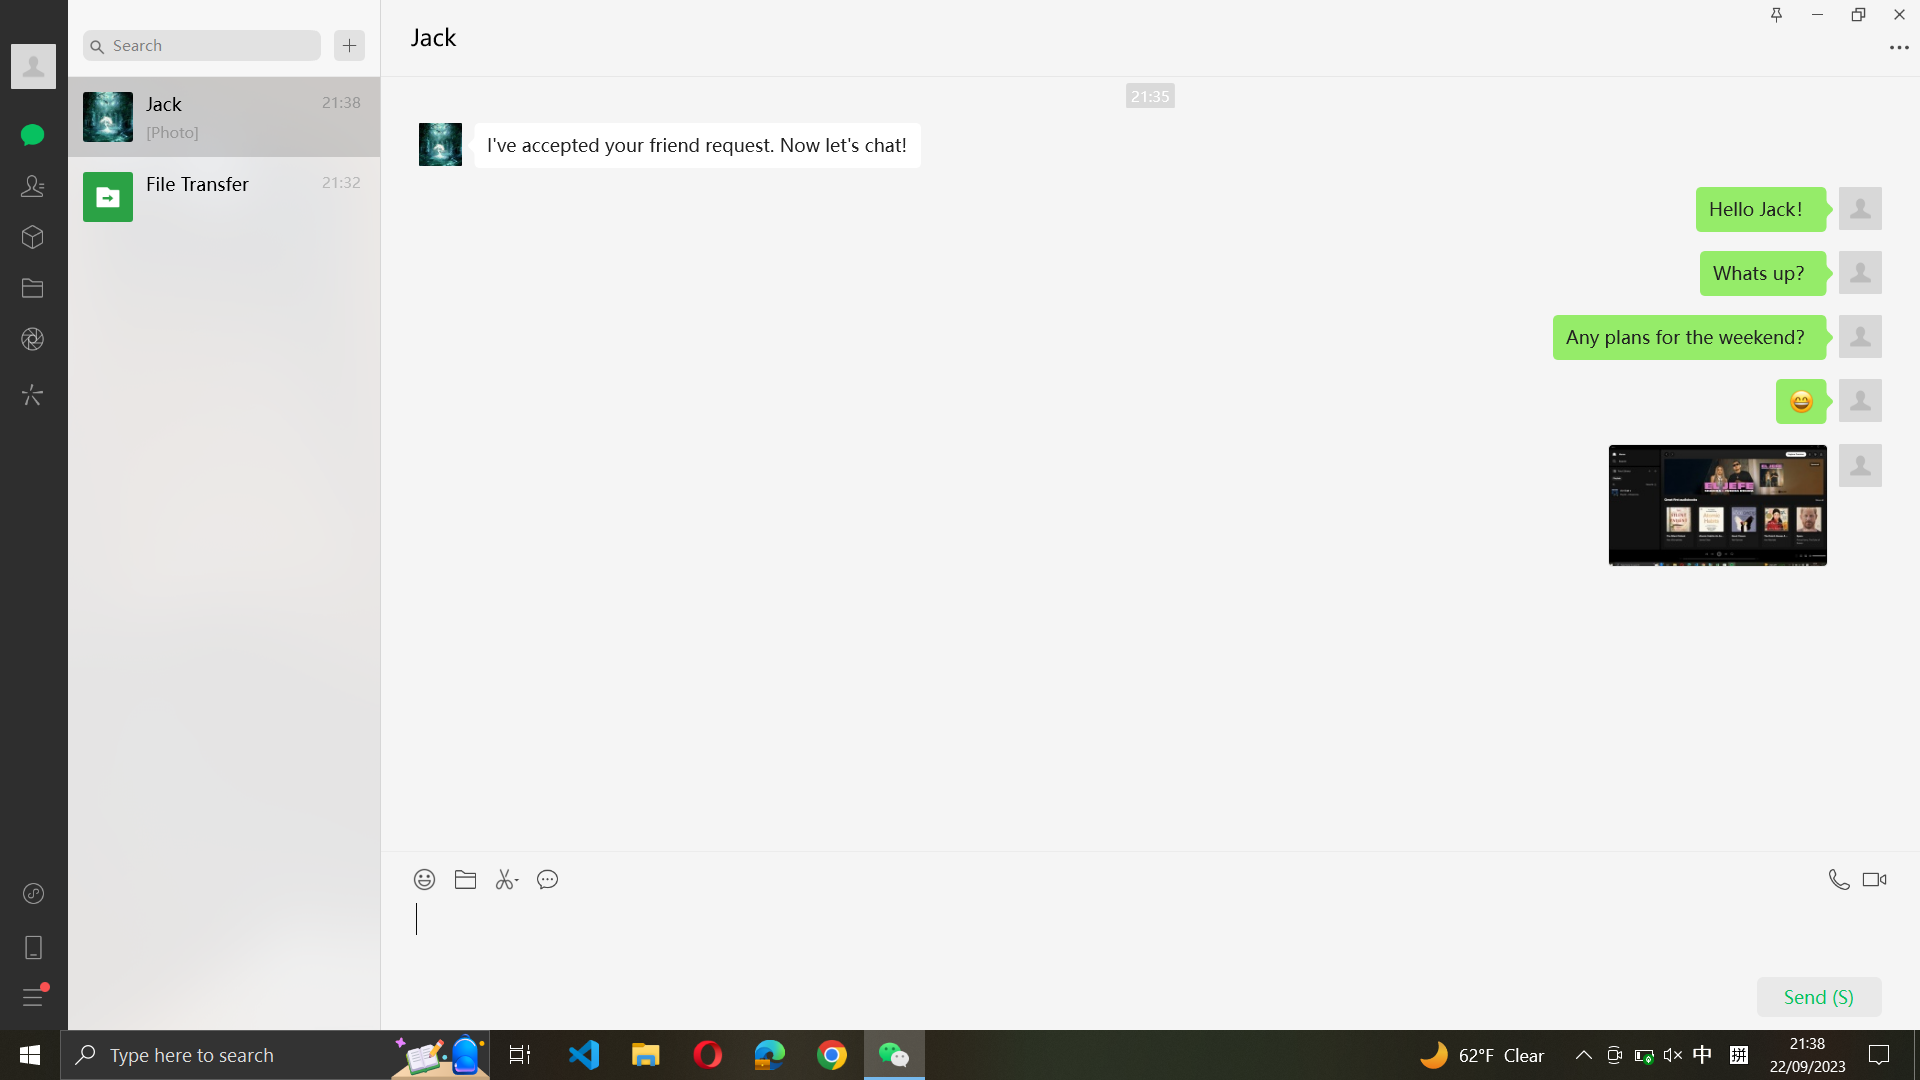 The image size is (1920, 1080). What do you see at coordinates (1147, 960) in the screenshot?
I see `Insert "Hello" in Jack"s chat window and execute the send function` at bounding box center [1147, 960].